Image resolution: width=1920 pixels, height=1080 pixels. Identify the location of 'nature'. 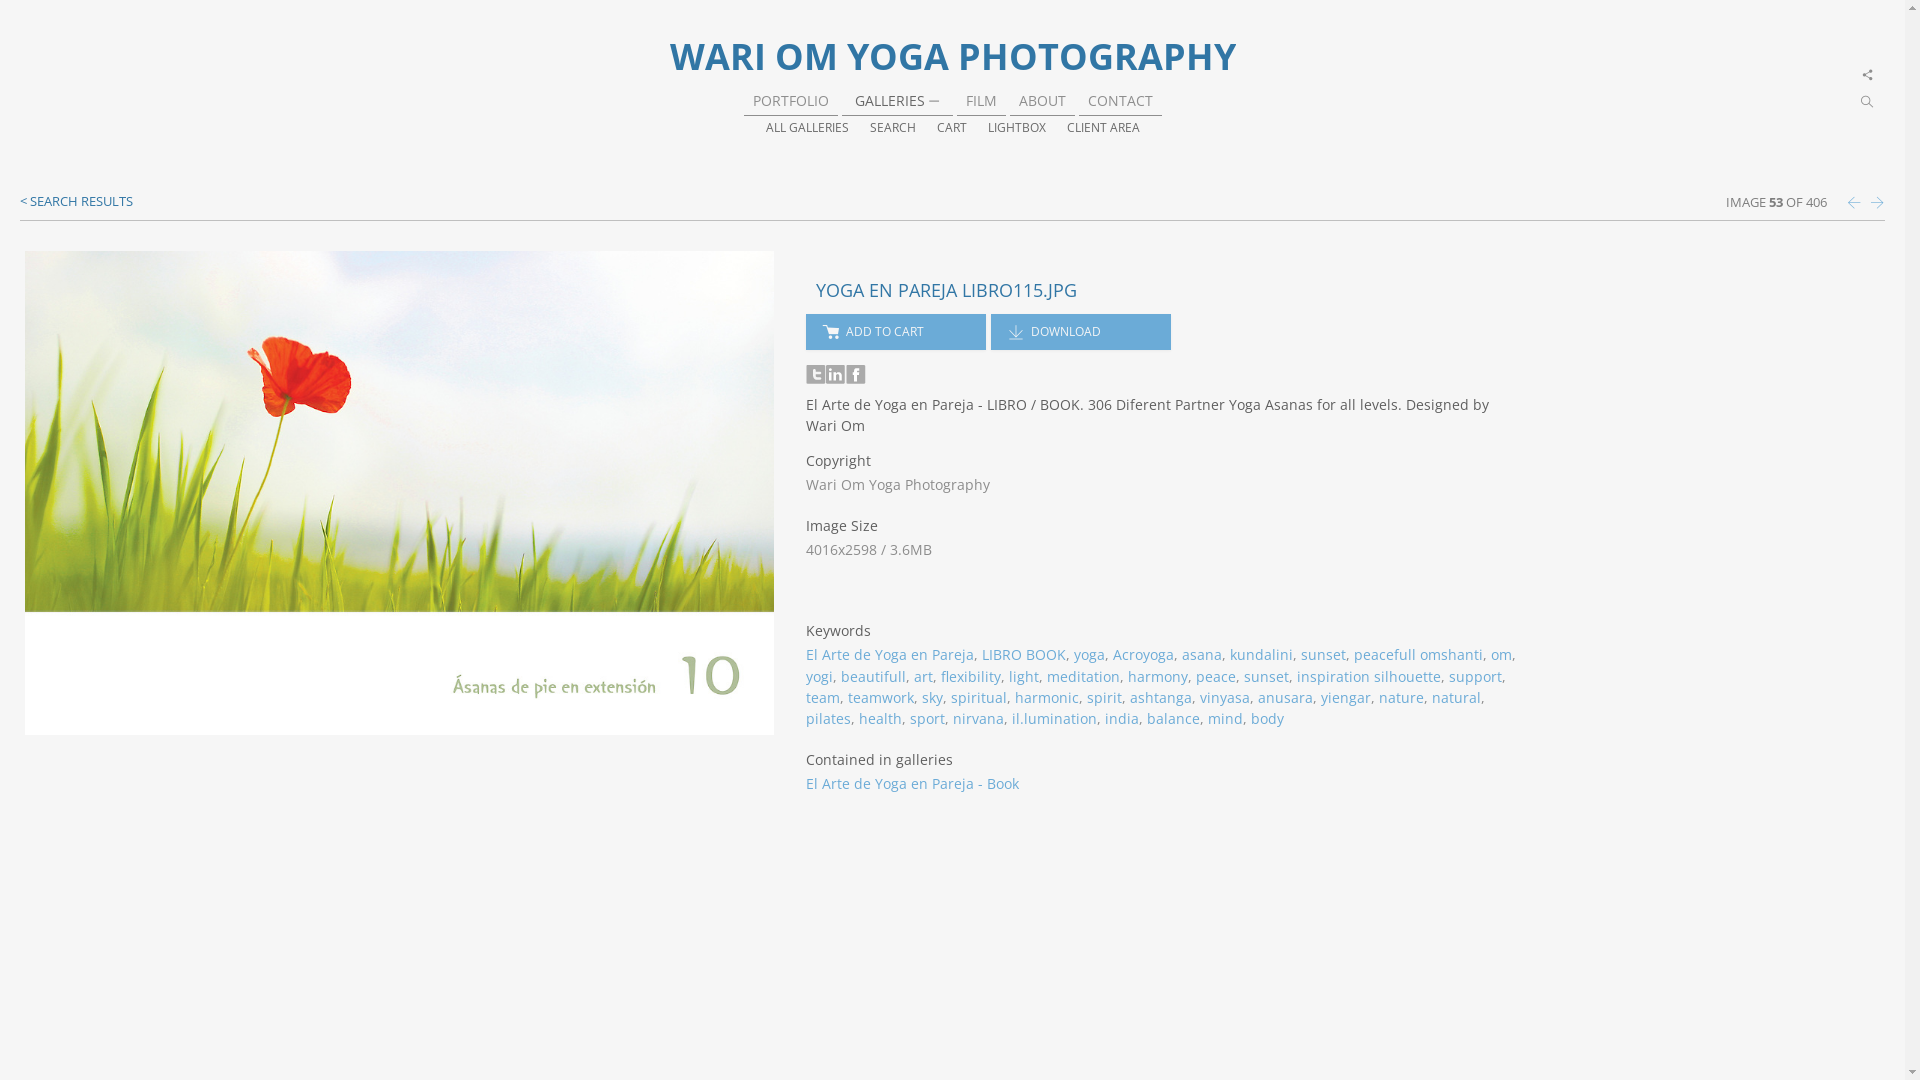
(1400, 696).